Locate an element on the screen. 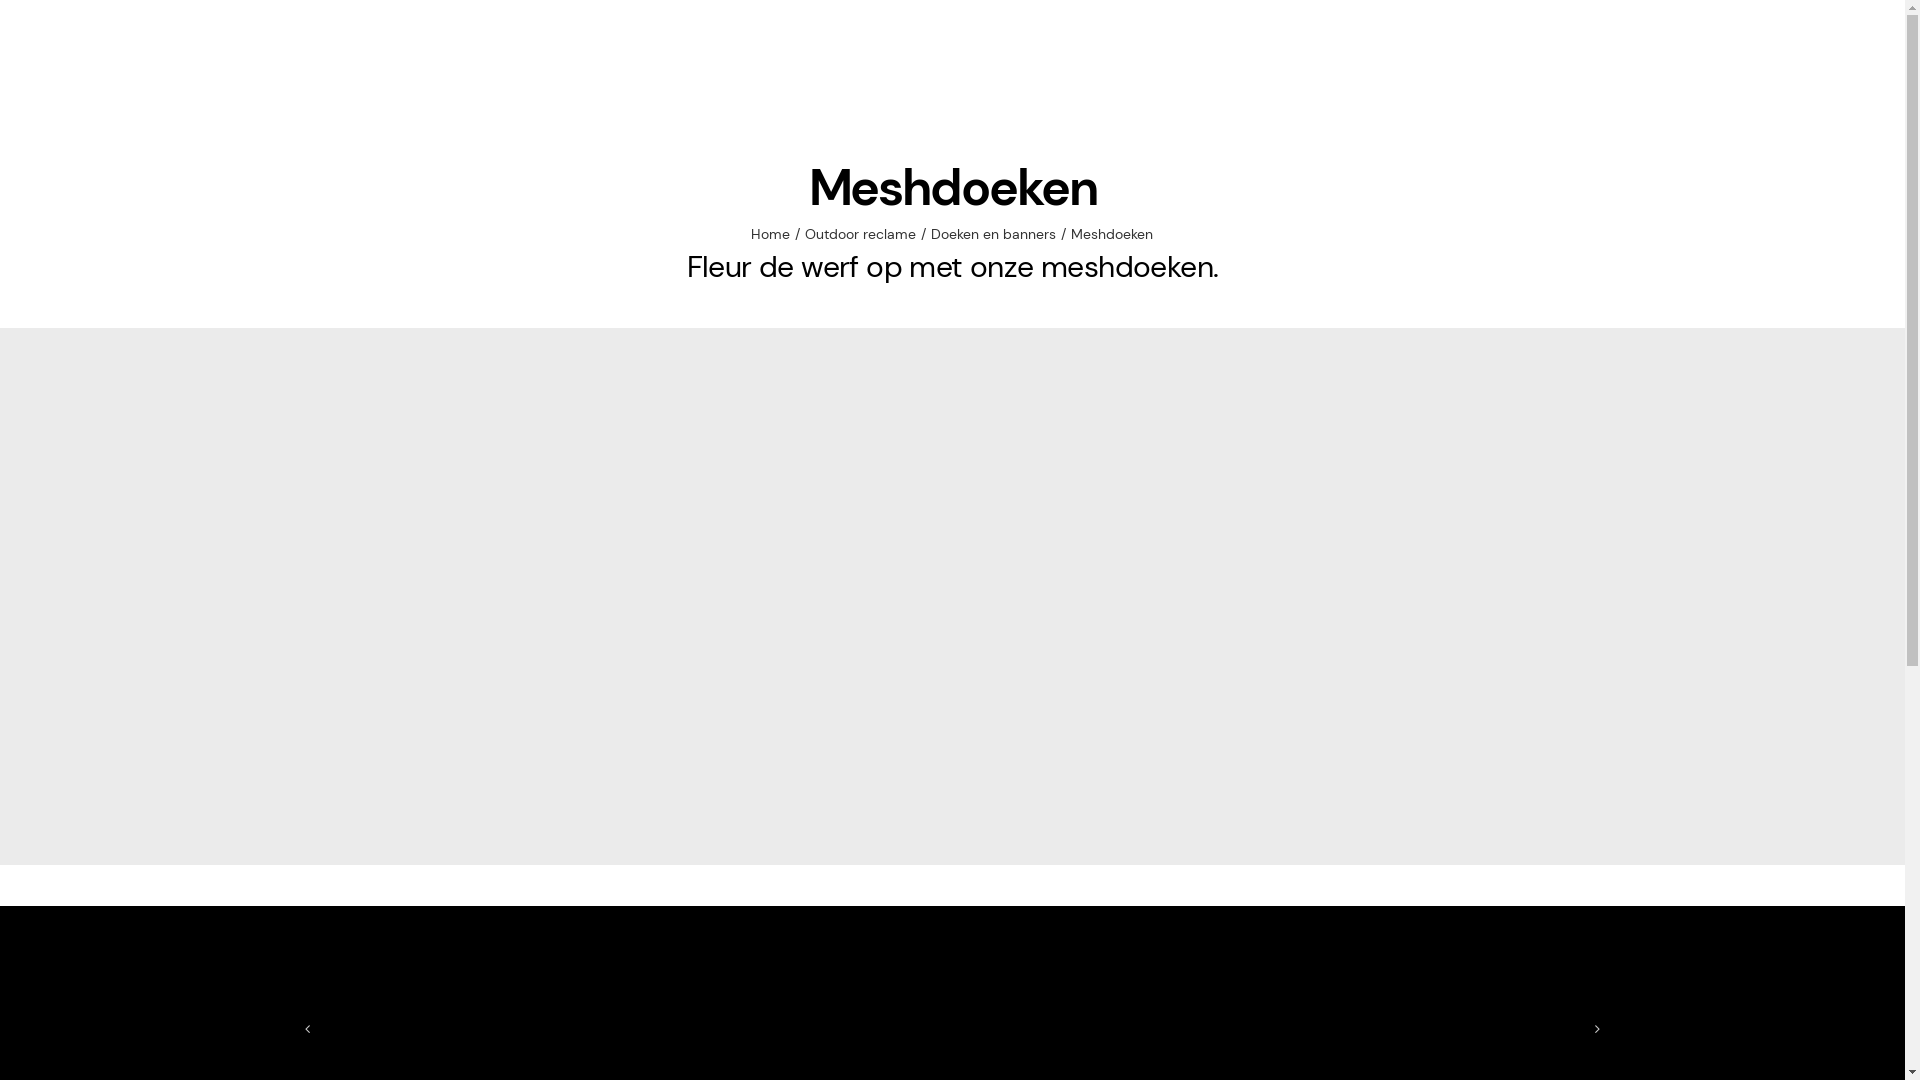 The width and height of the screenshot is (1920, 1080). 'Doeken en banners' is located at coordinates (993, 233).